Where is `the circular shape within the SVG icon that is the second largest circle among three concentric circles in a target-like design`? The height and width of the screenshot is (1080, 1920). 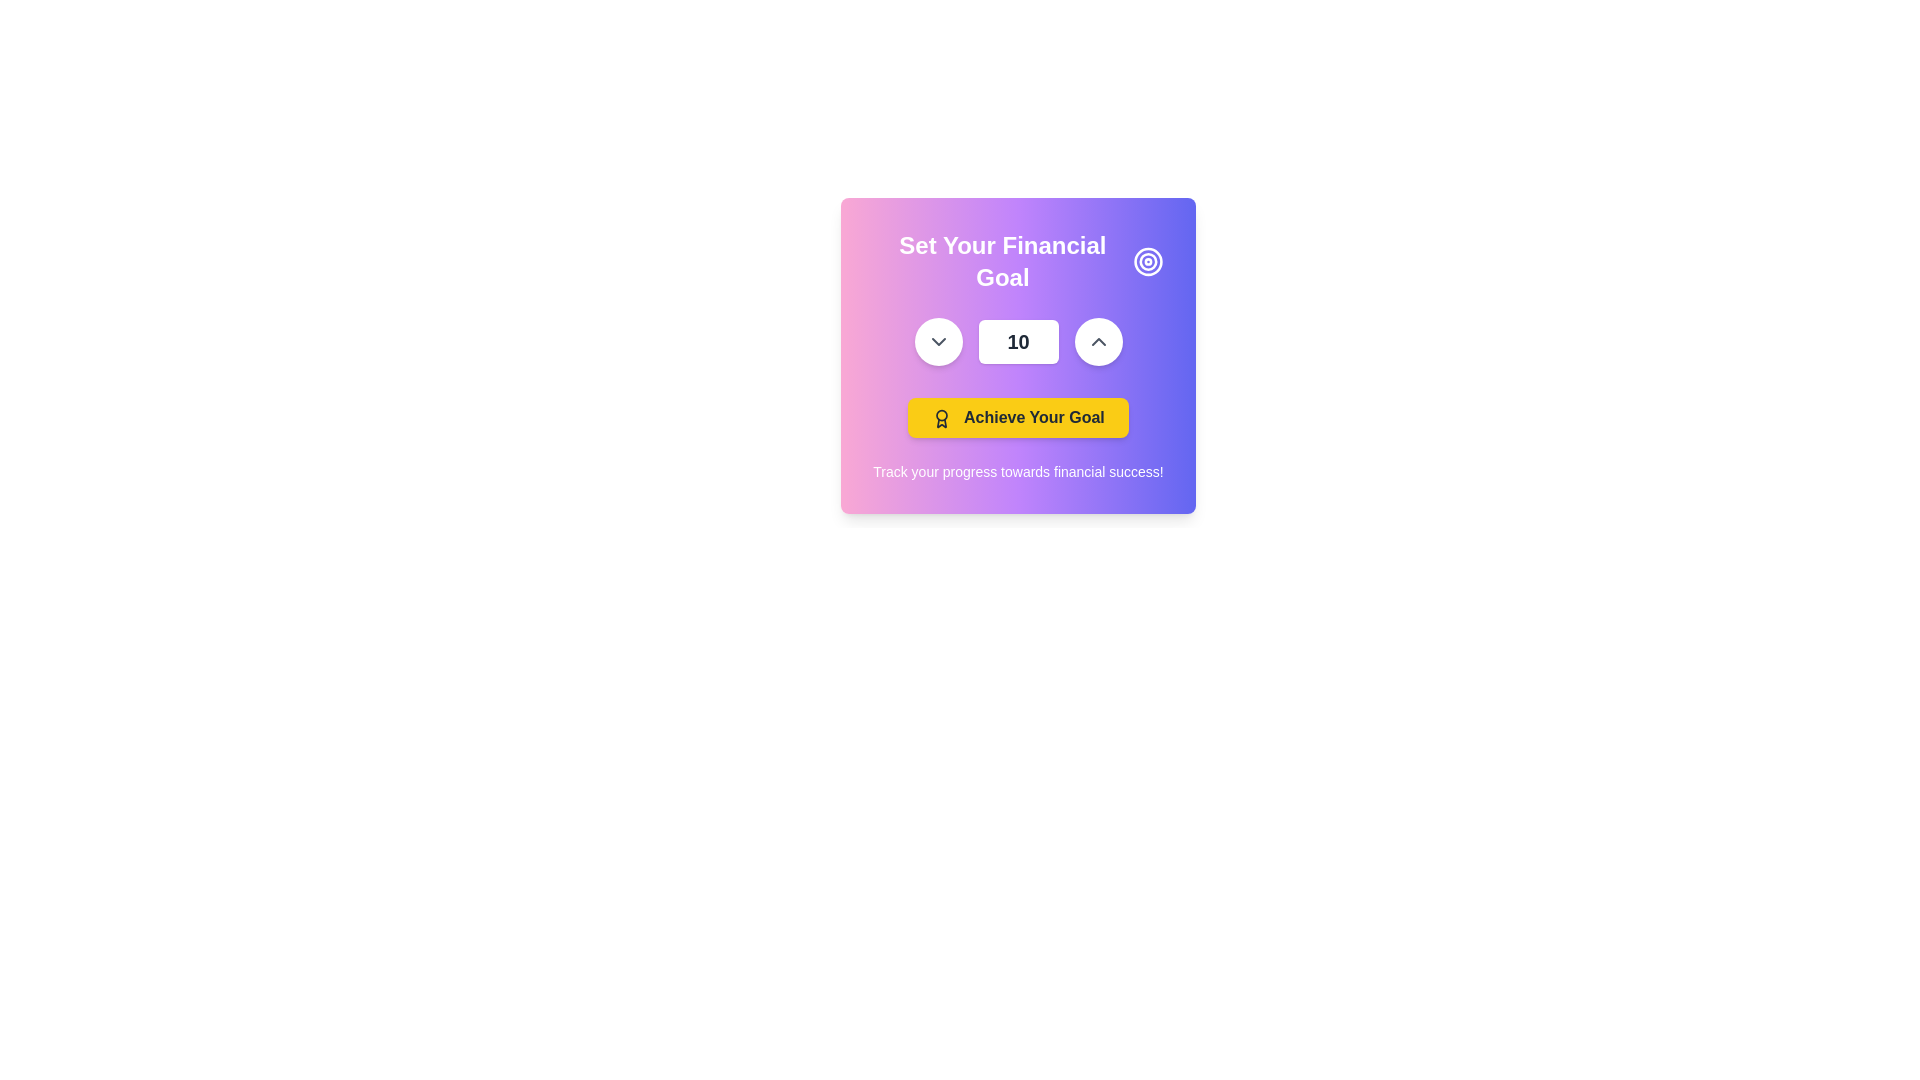 the circular shape within the SVG icon that is the second largest circle among three concentric circles in a target-like design is located at coordinates (1148, 261).